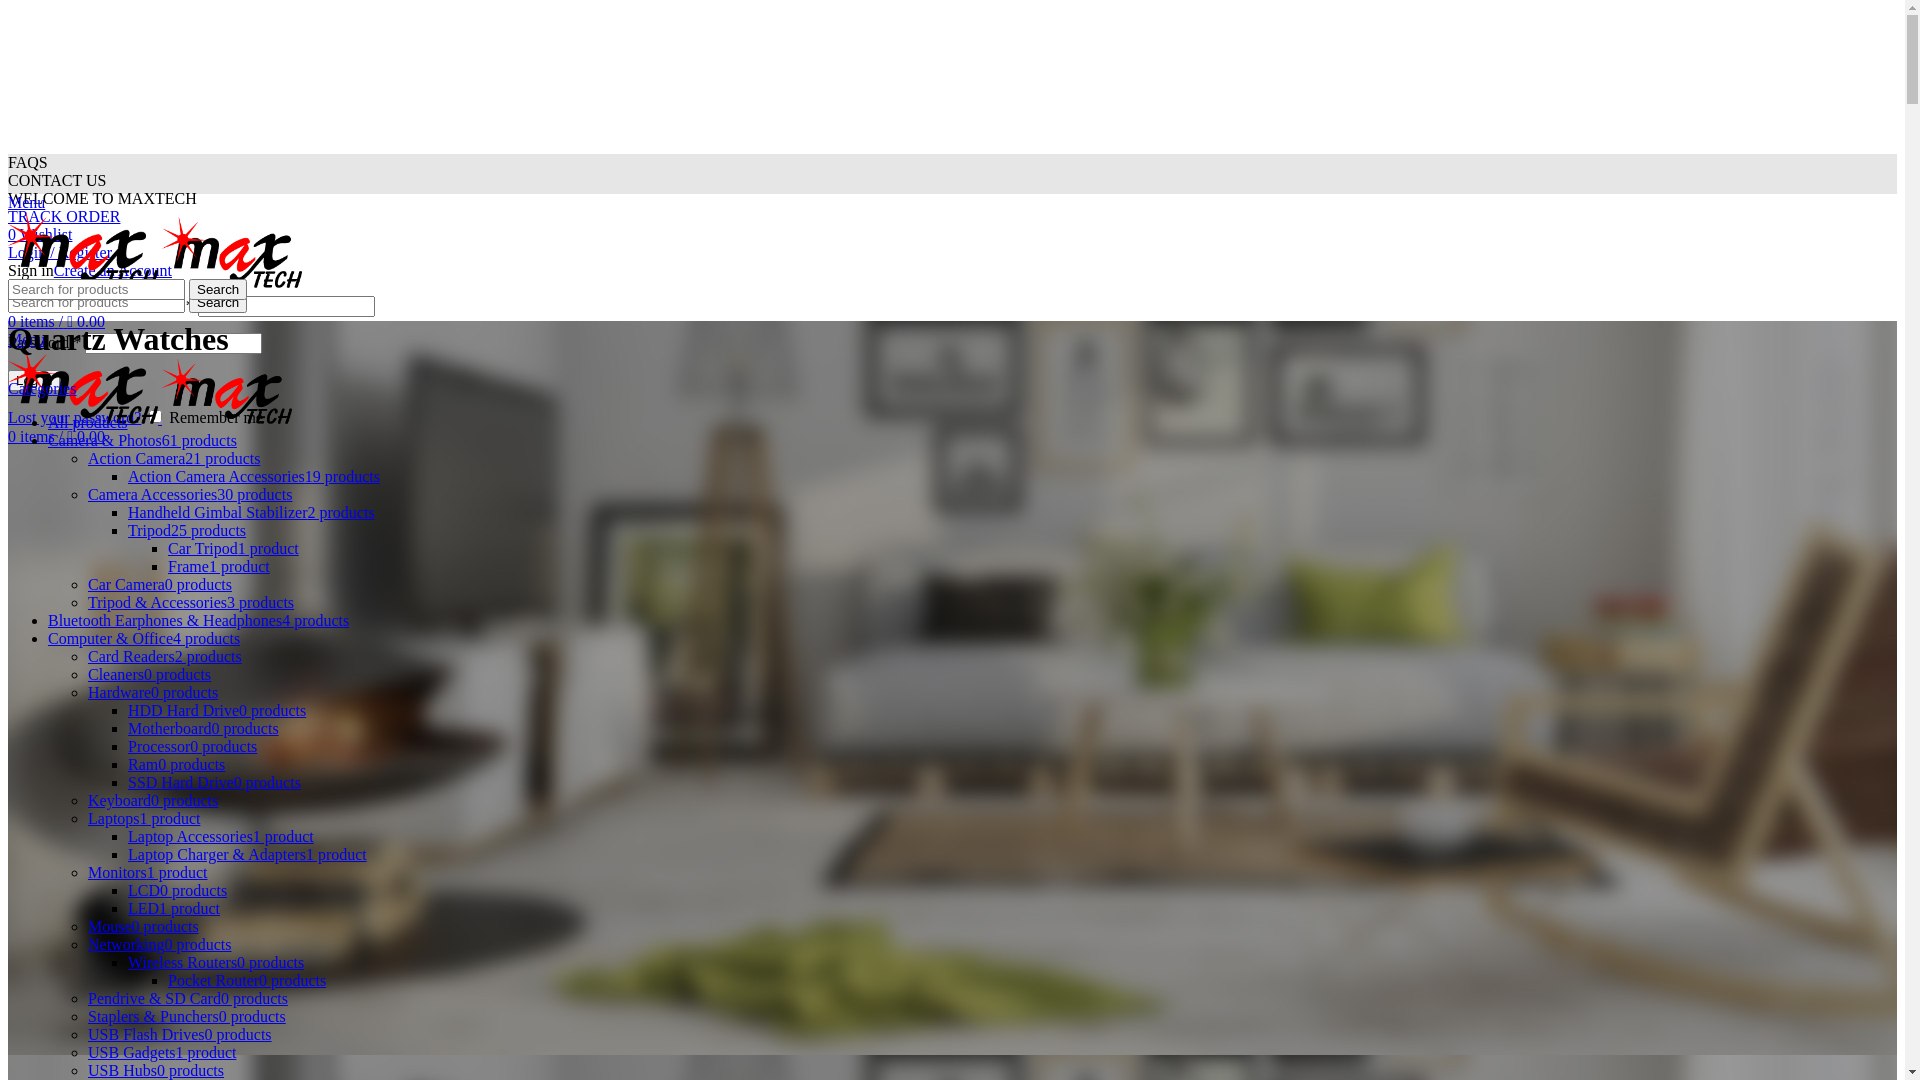 The height and width of the screenshot is (1080, 1920). Describe the element at coordinates (176, 764) in the screenshot. I see `'Ram0 products'` at that location.